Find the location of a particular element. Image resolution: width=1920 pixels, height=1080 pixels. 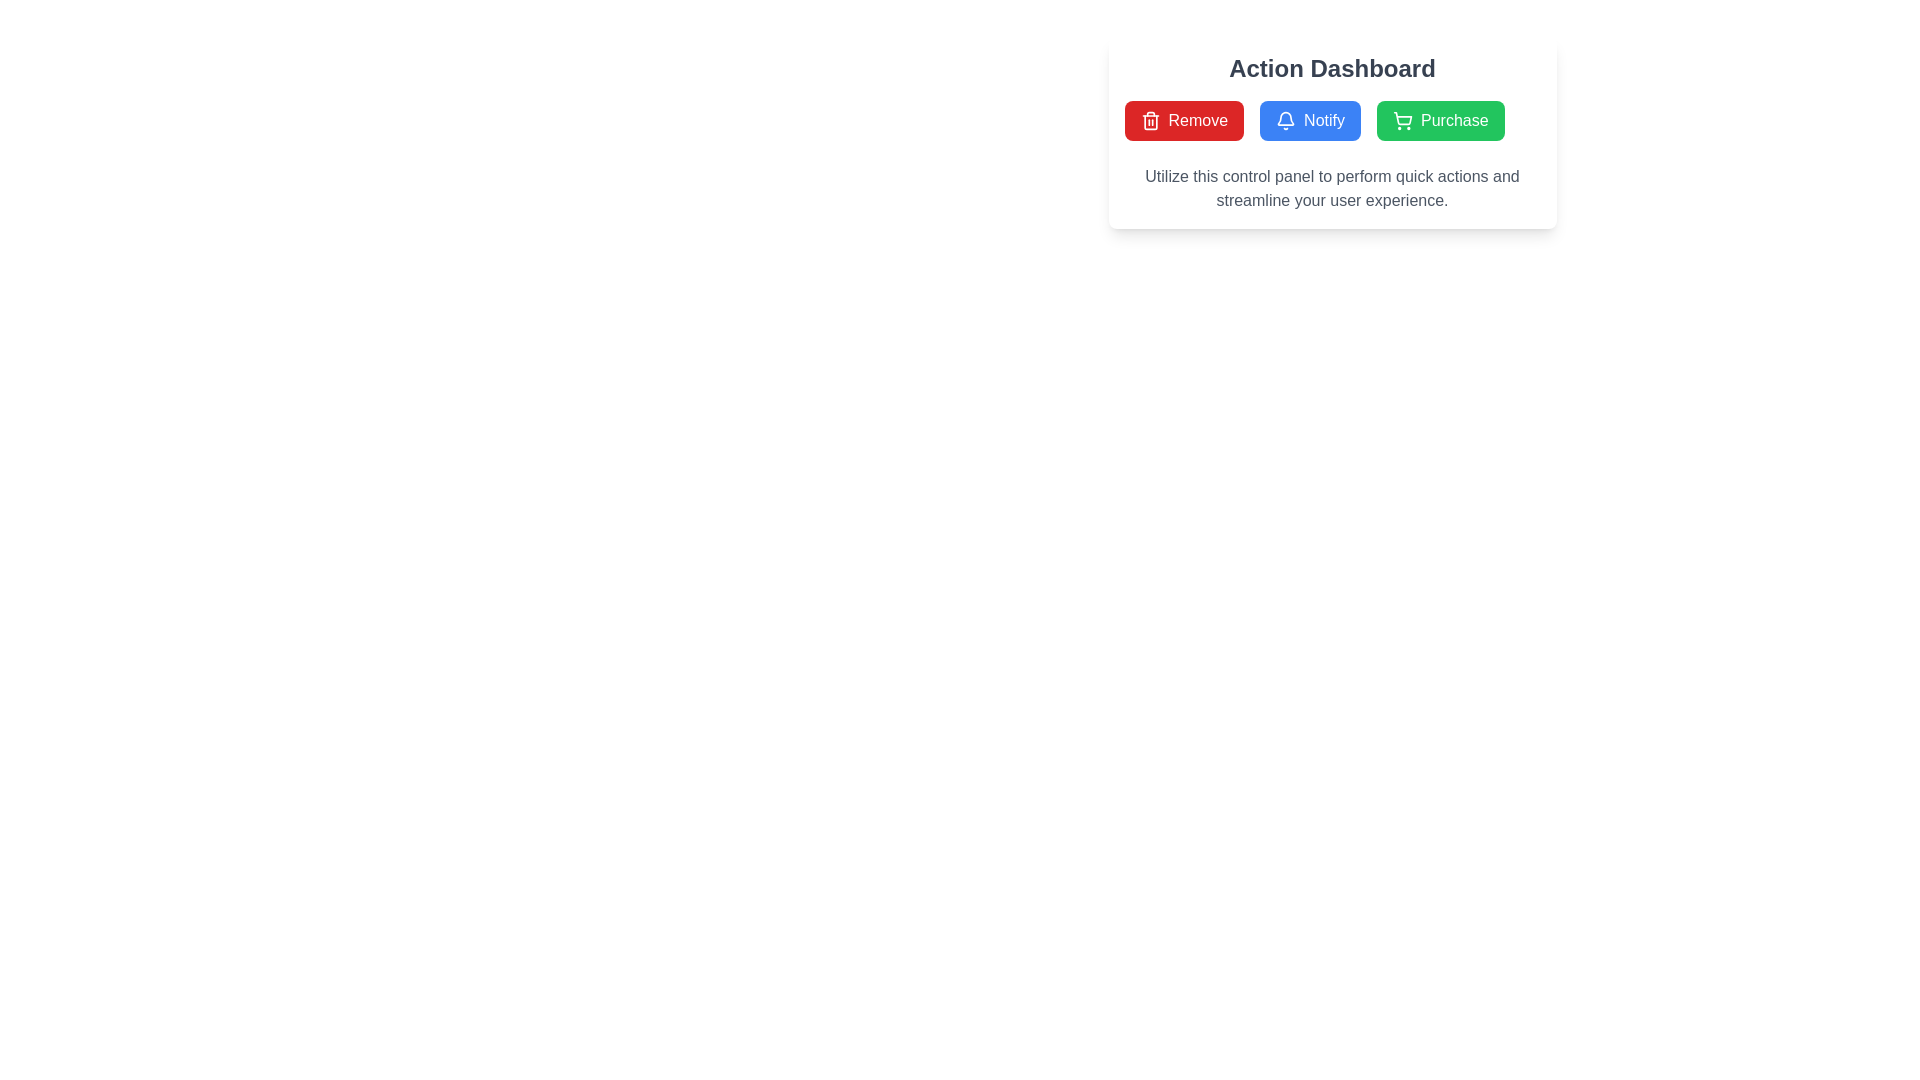

the shopping cart icon located within the 'Purchase' button at the far right of the row of three buttons under the 'Action Dashboard' is located at coordinates (1402, 118).